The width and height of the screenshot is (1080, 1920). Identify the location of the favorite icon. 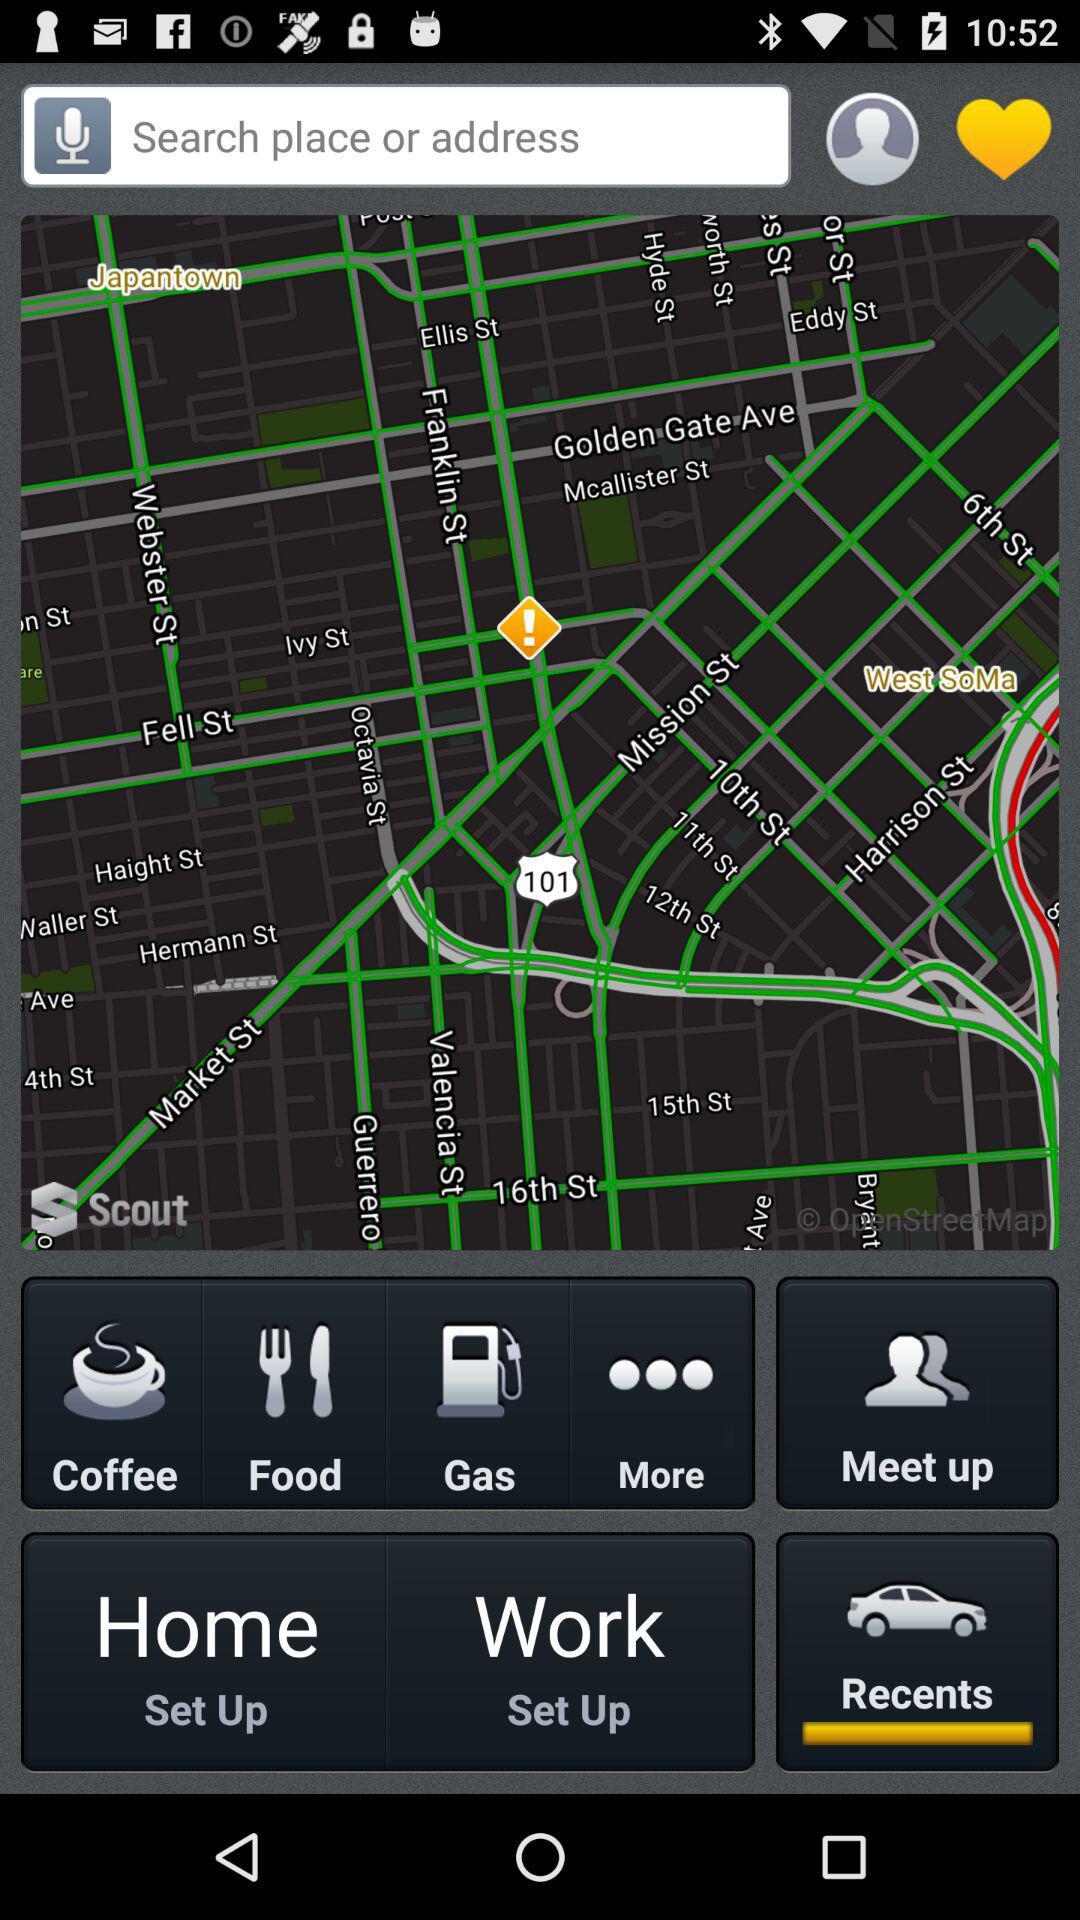
(1003, 147).